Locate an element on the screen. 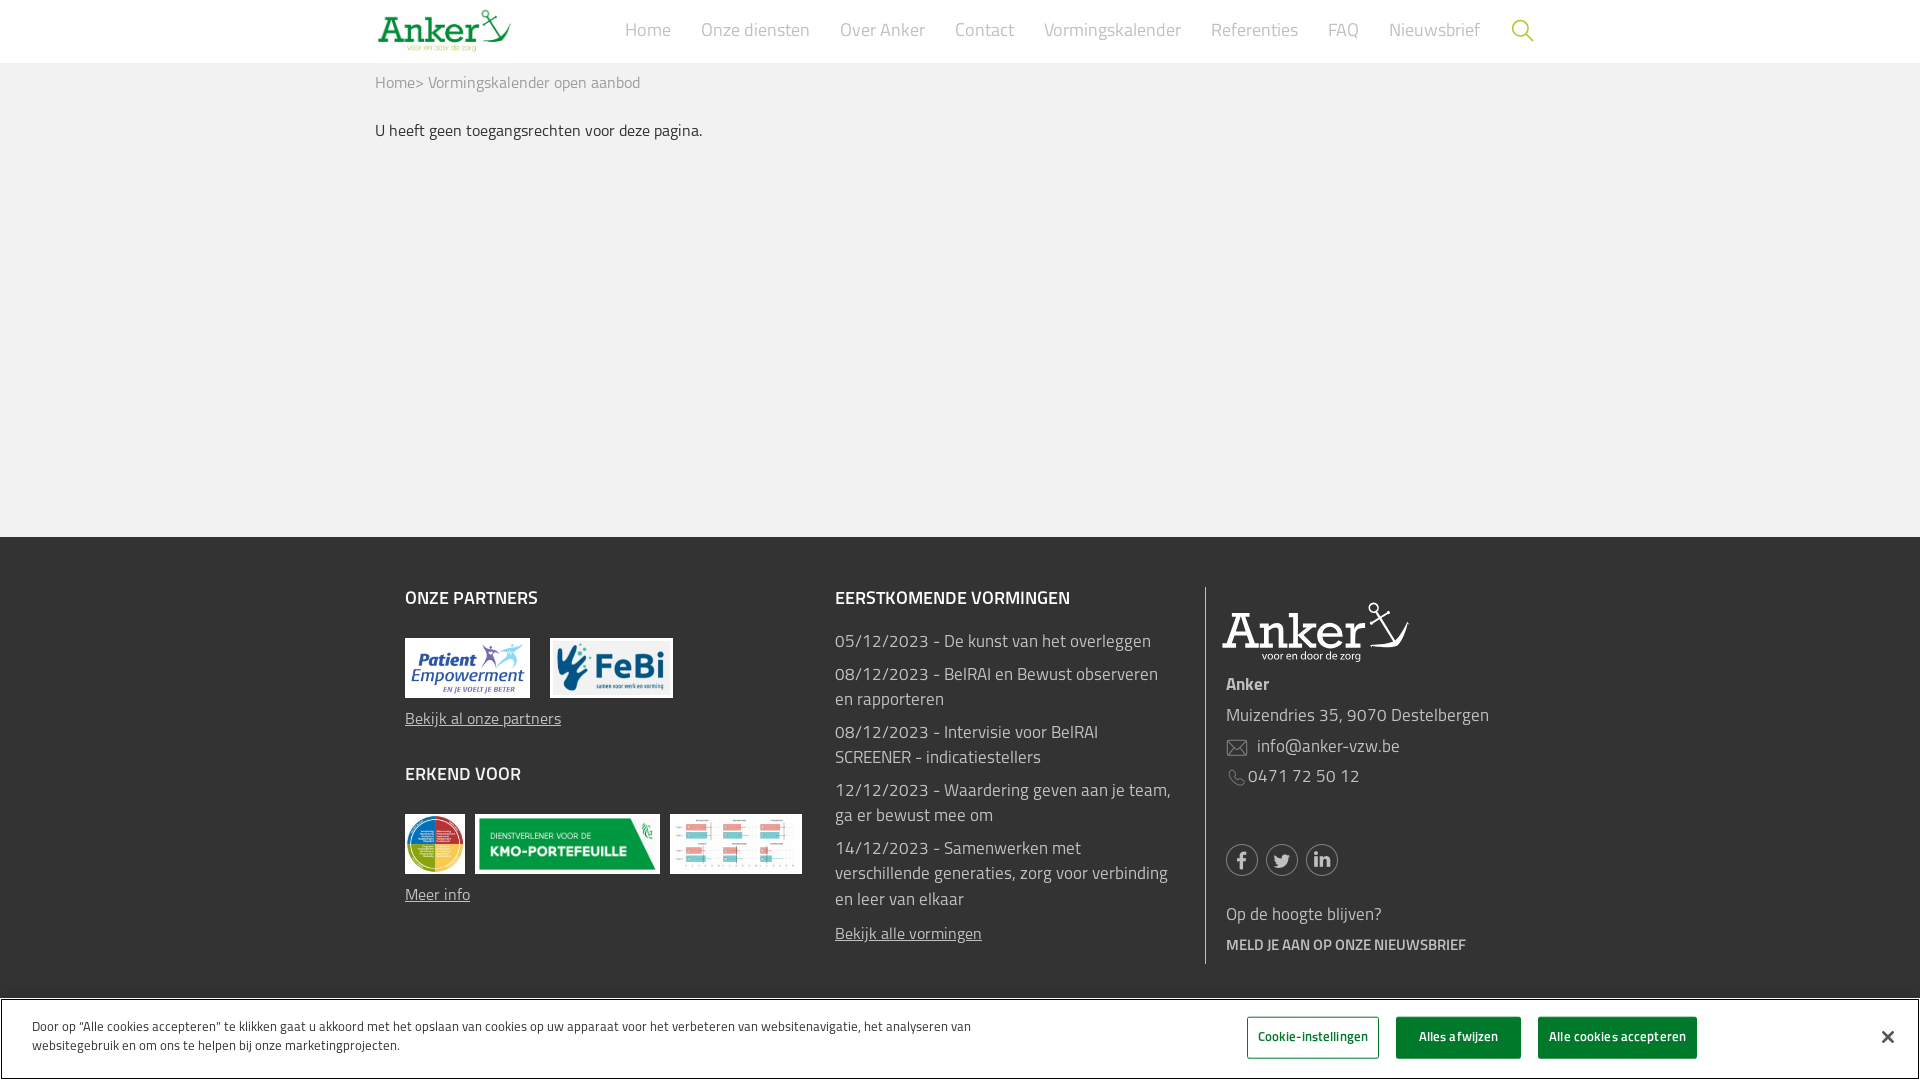  'Contact' is located at coordinates (984, 31).